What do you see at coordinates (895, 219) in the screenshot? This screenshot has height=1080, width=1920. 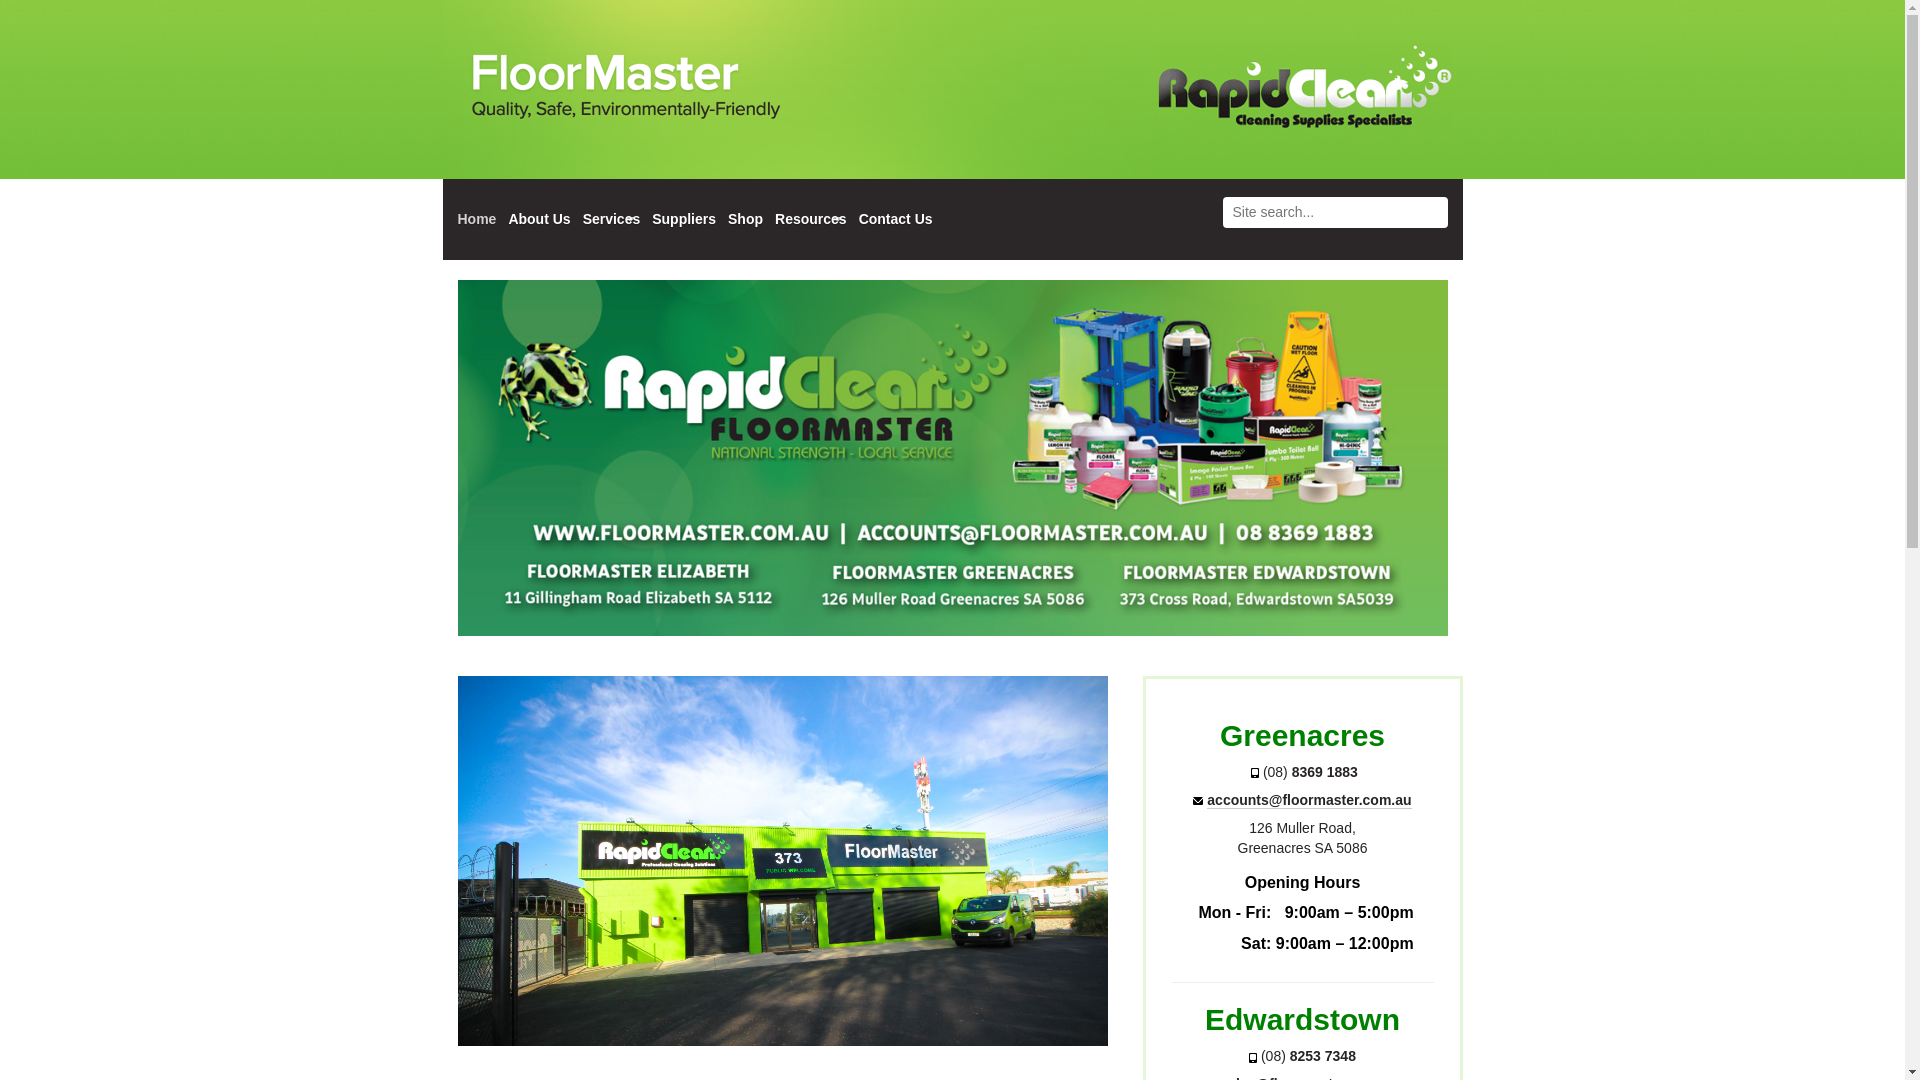 I see `'Contact Us'` at bounding box center [895, 219].